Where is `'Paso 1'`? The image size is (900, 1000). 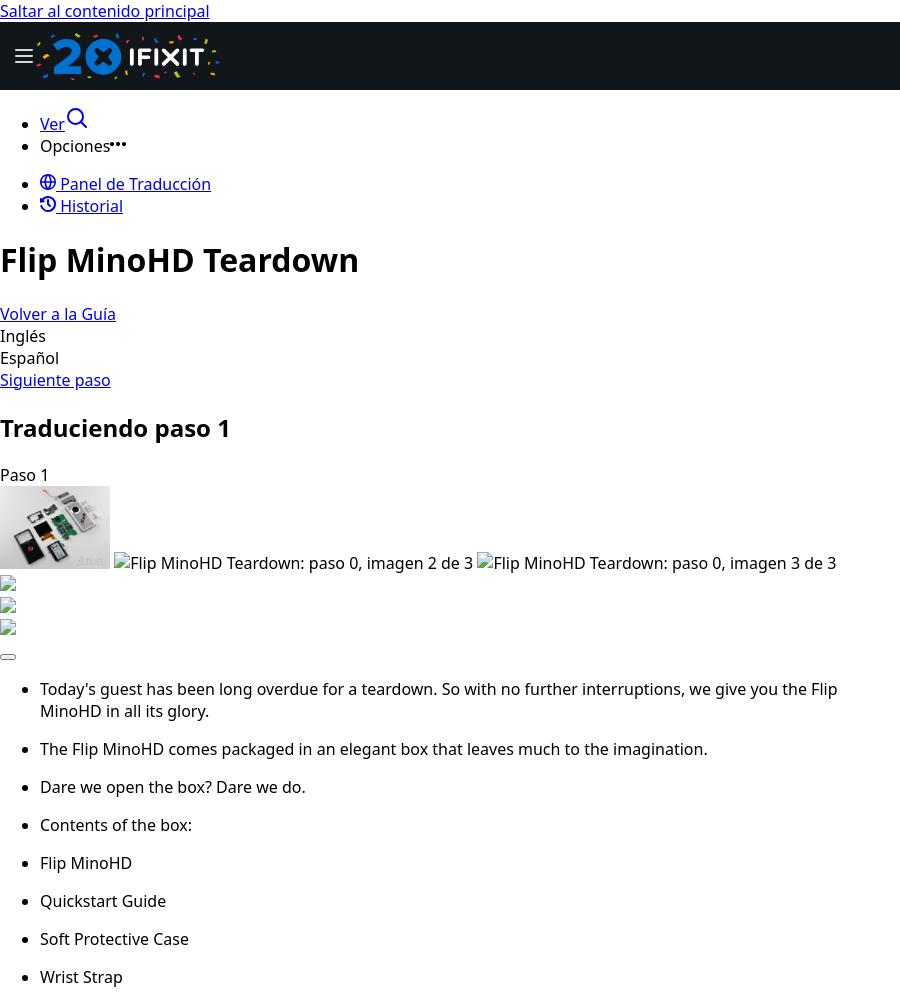
'Paso 1' is located at coordinates (23, 473).